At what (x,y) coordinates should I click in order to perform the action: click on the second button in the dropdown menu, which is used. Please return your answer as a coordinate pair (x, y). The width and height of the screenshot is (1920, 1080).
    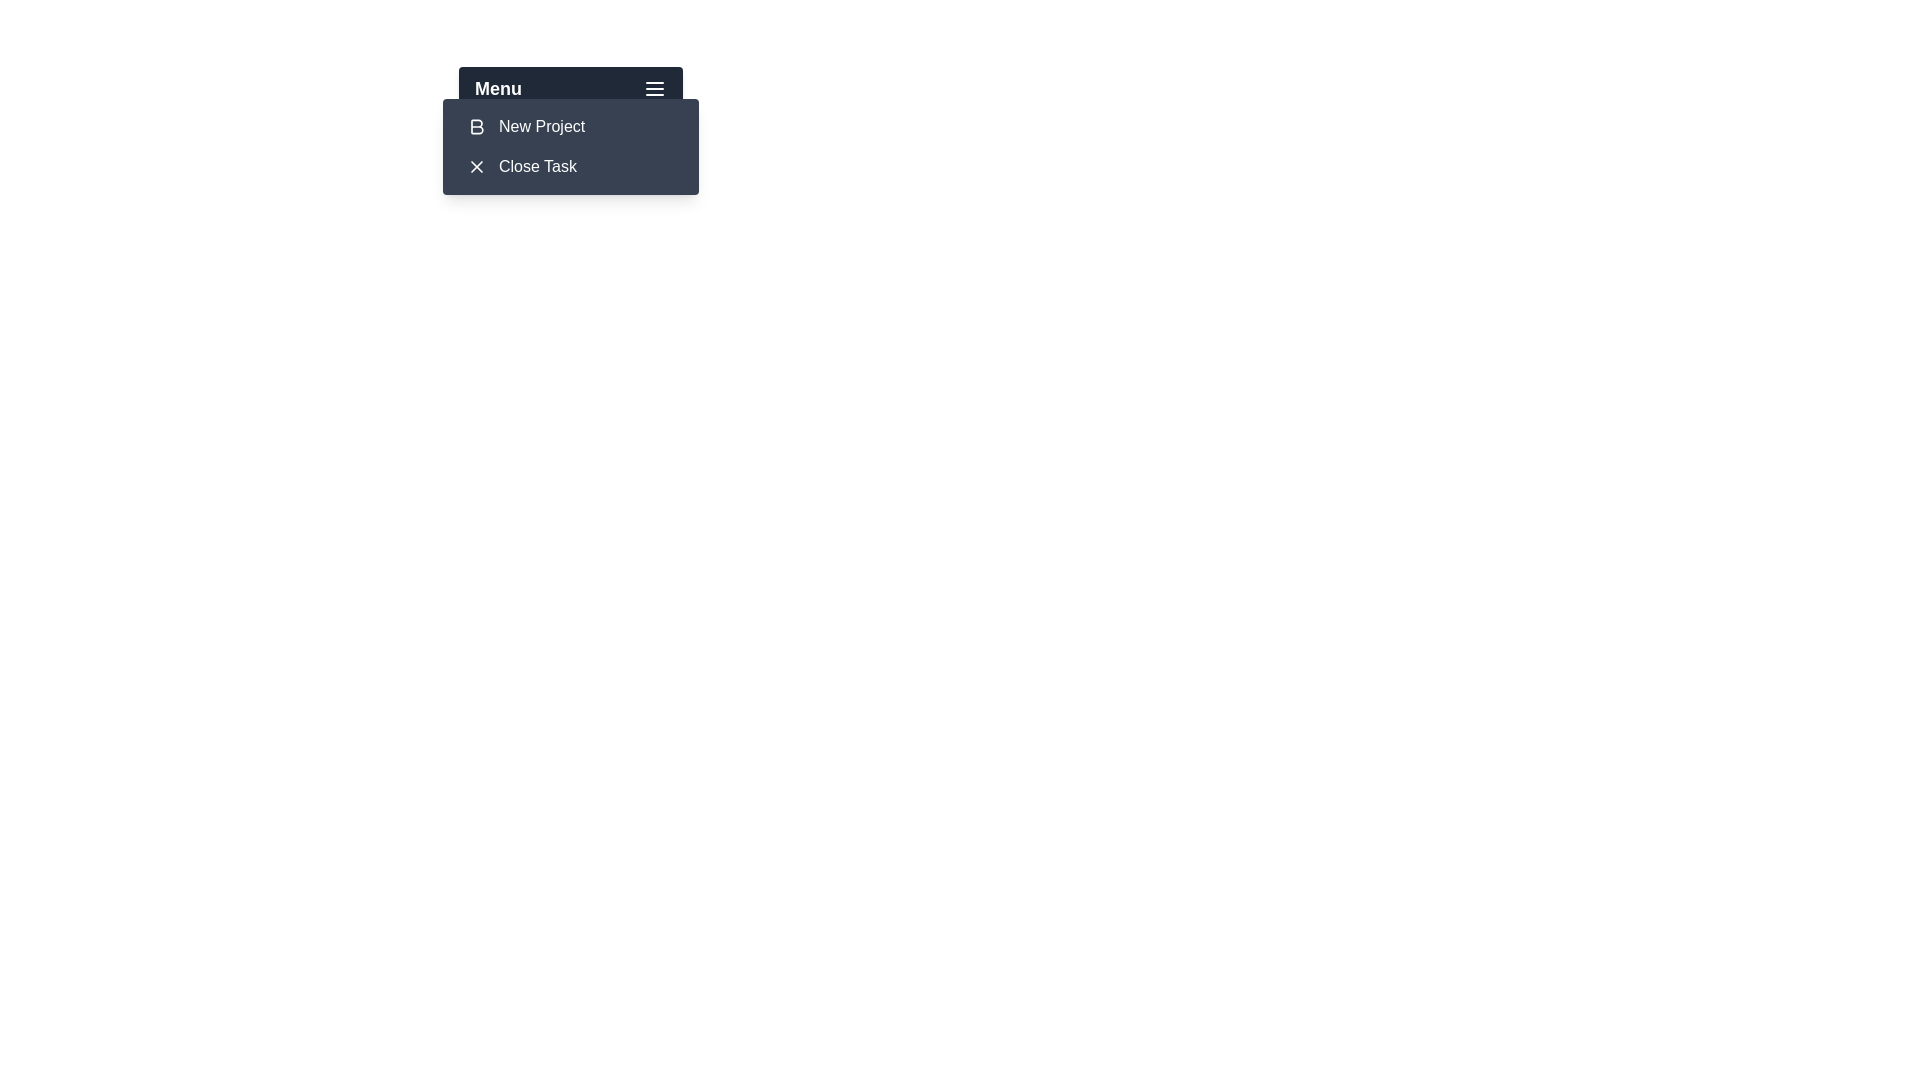
    Looking at the image, I should click on (570, 165).